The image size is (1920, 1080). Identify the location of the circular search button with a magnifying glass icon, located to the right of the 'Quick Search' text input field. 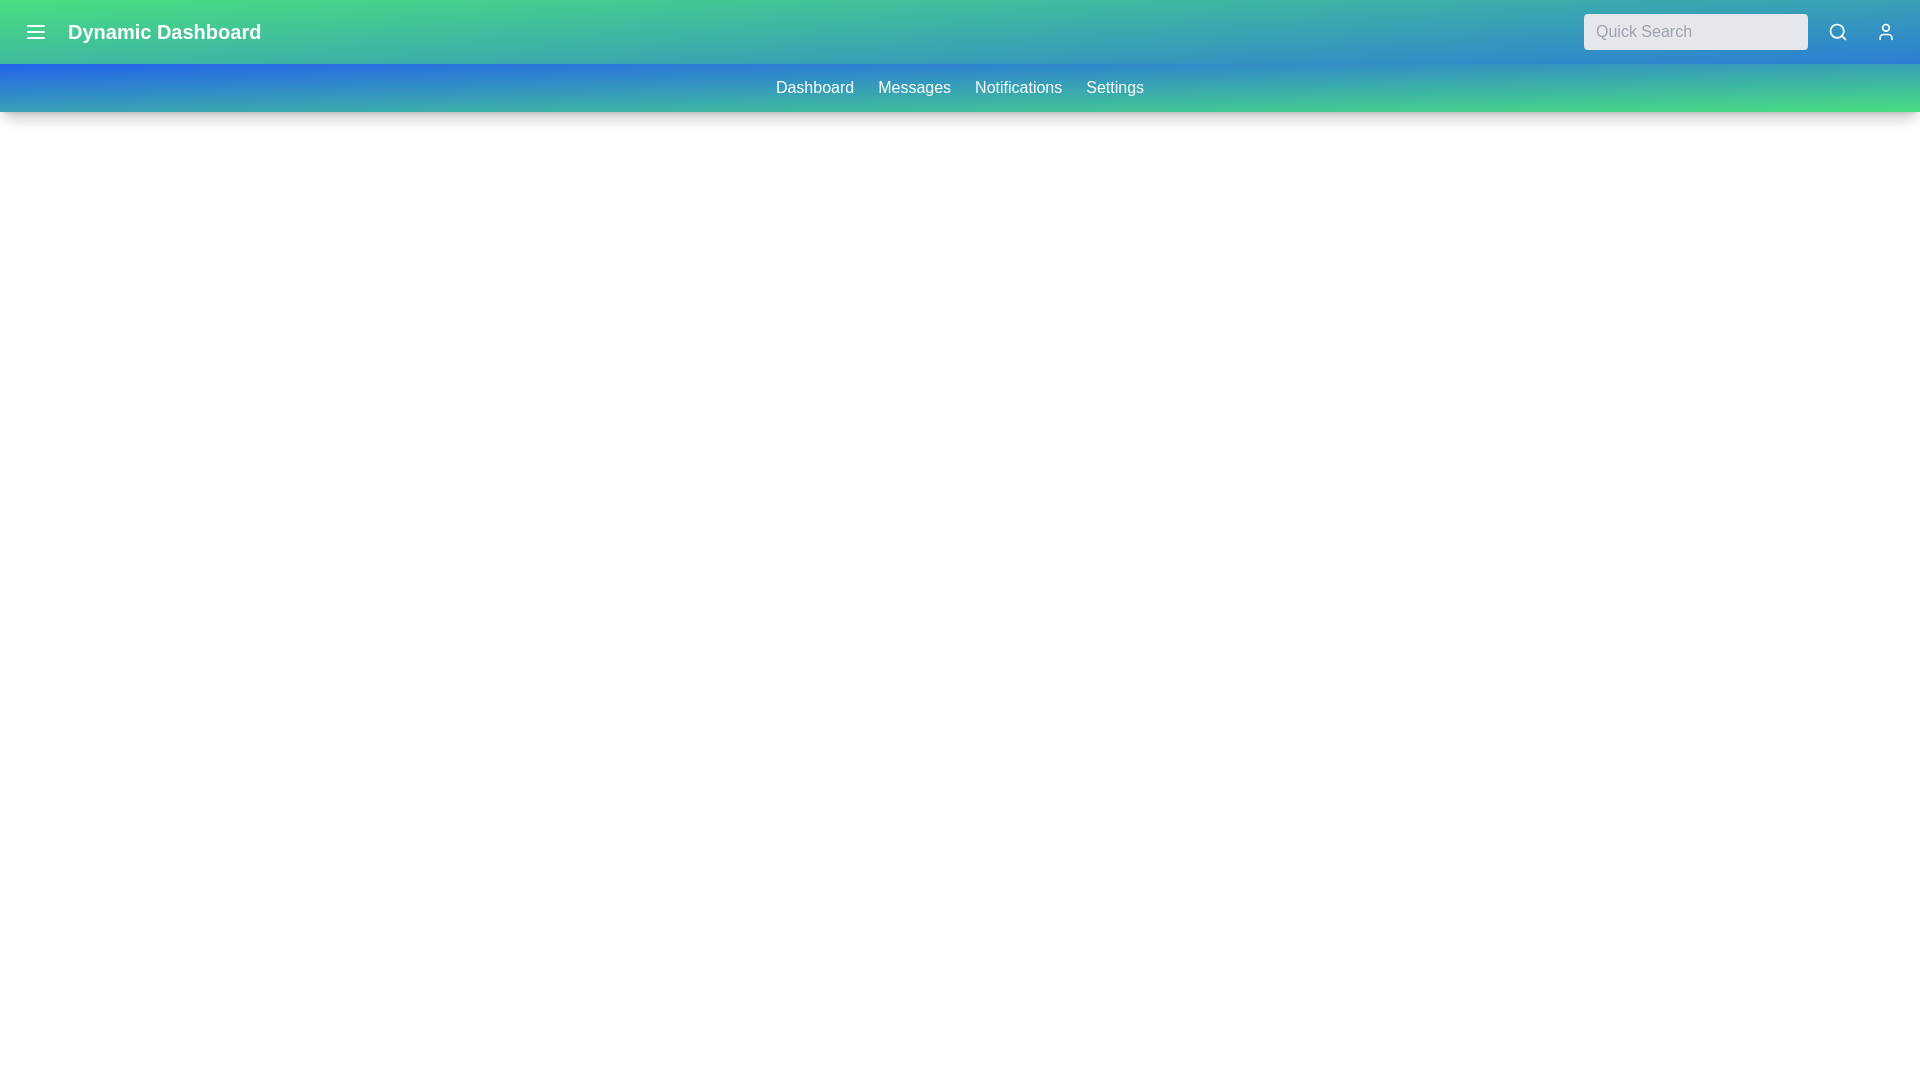
(1838, 31).